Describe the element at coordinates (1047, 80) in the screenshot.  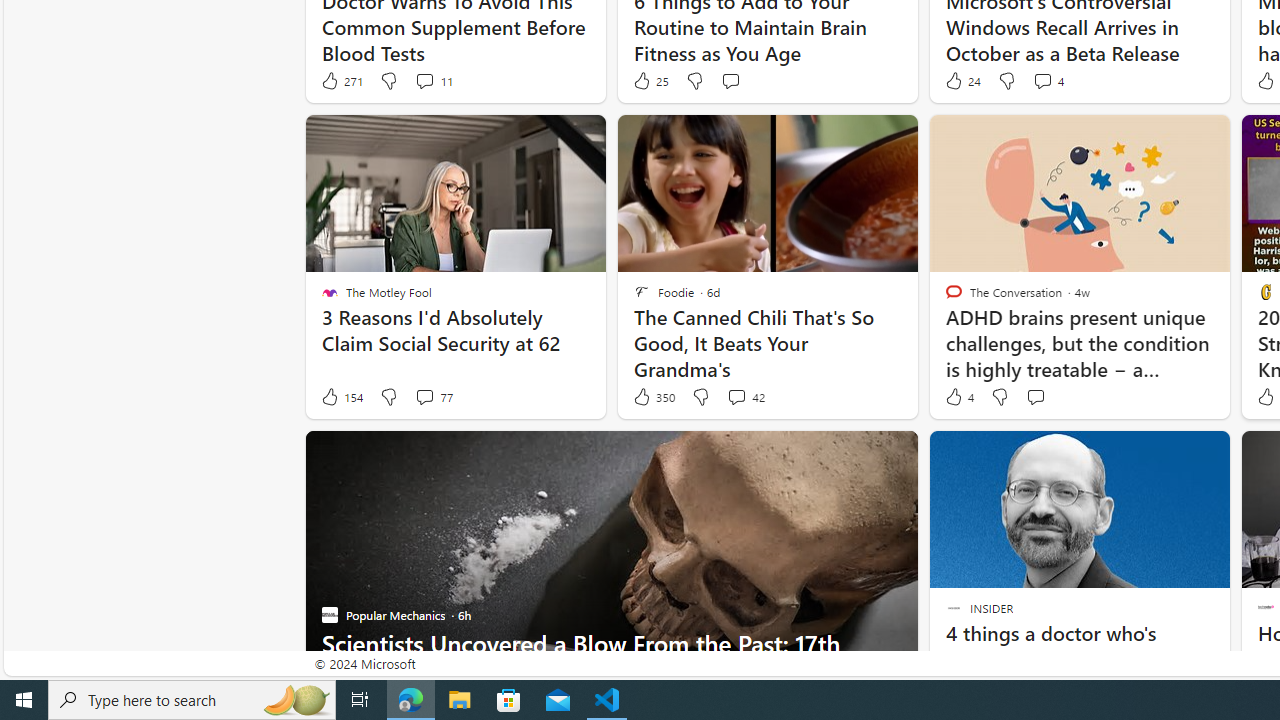
I see `'View comments 4 Comment'` at that location.